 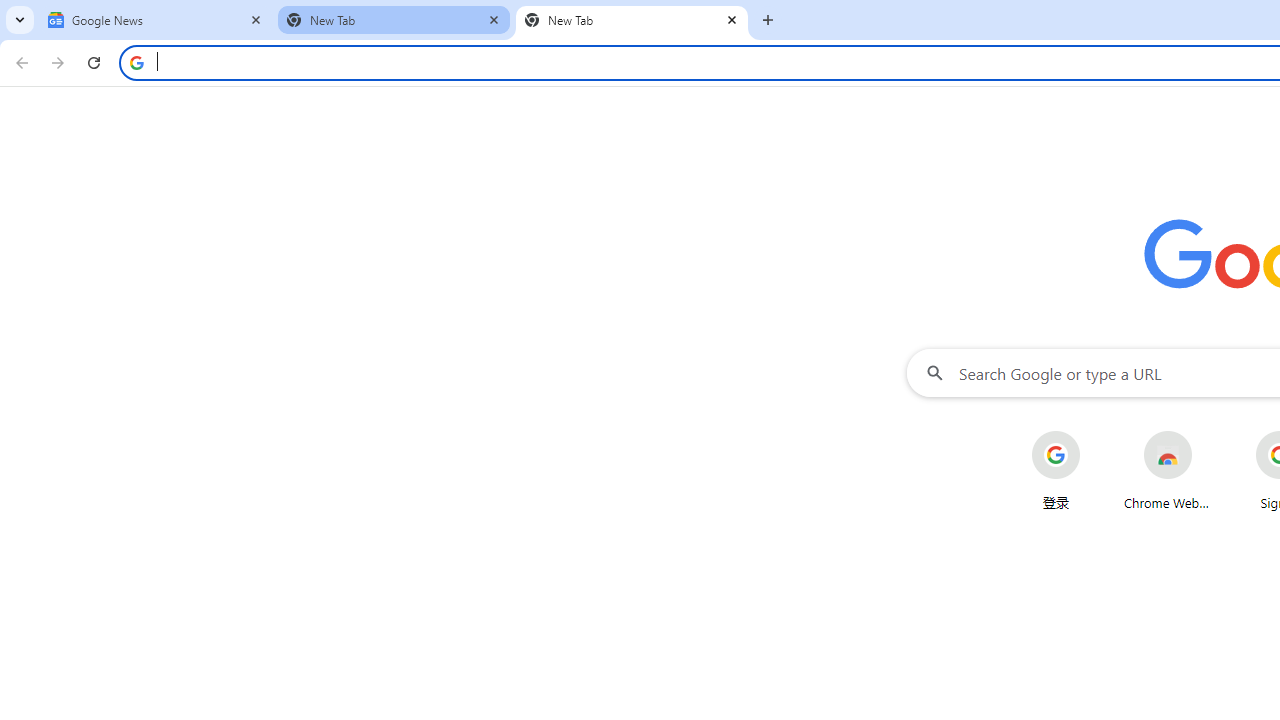 I want to click on 'More actions for Chrome Web Store shortcut', so click(x=1207, y=432).